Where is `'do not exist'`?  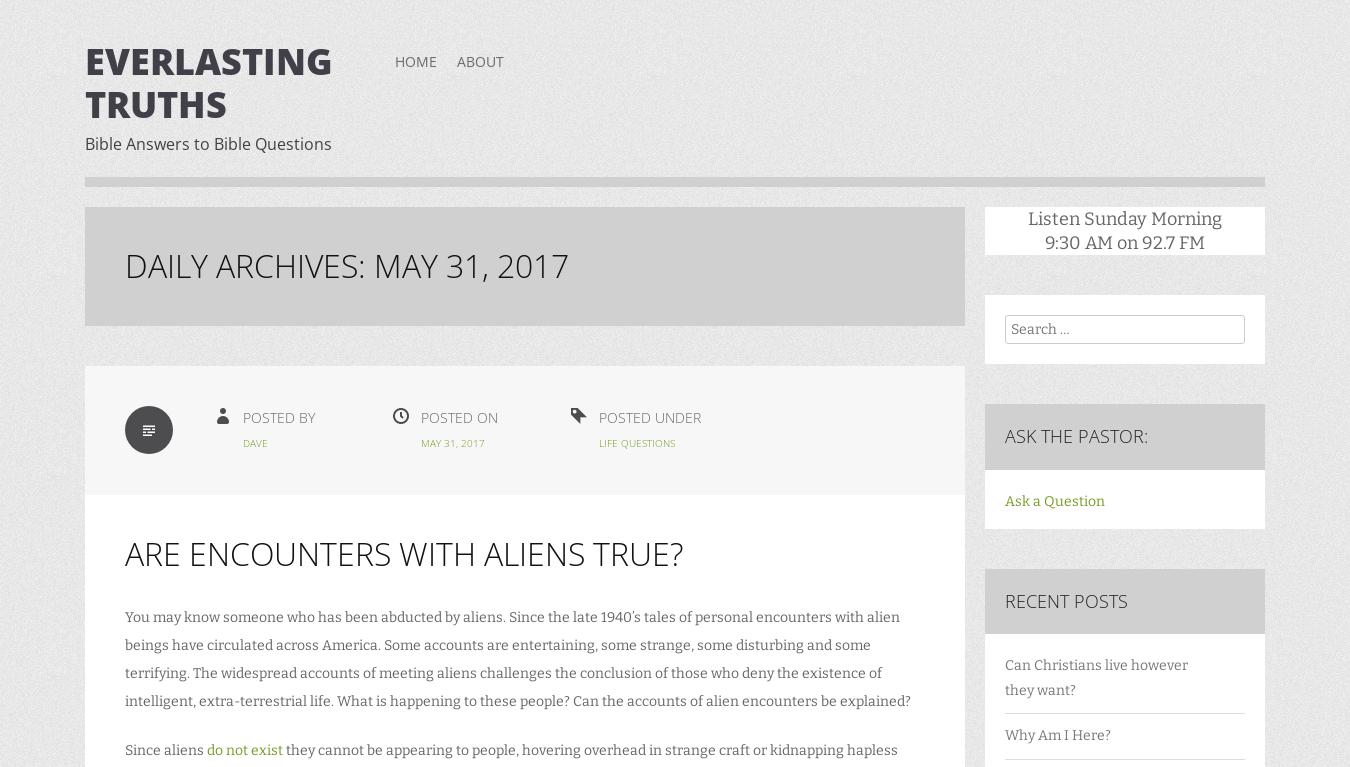 'do not exist' is located at coordinates (206, 750).